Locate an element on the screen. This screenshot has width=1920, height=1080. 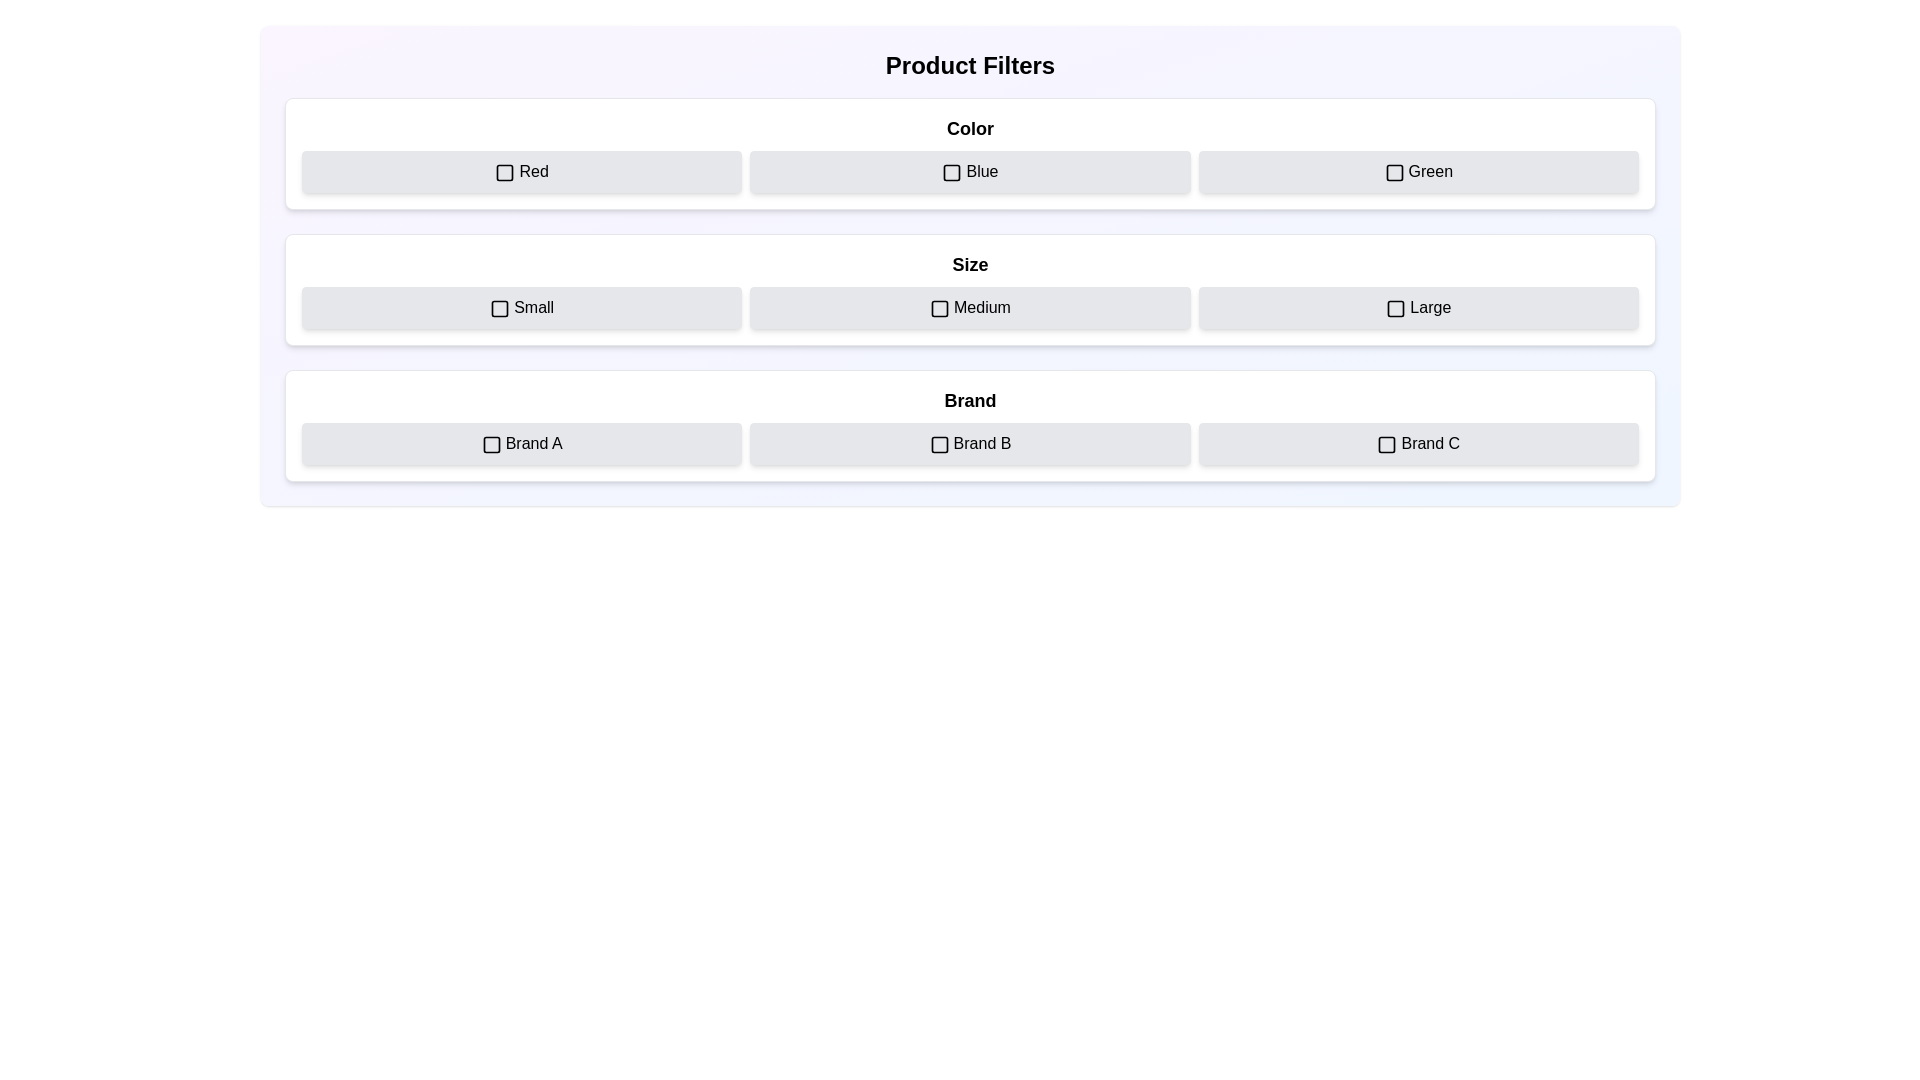
the interactive checkbox for filtering products by the 'Brand B' category is located at coordinates (938, 443).